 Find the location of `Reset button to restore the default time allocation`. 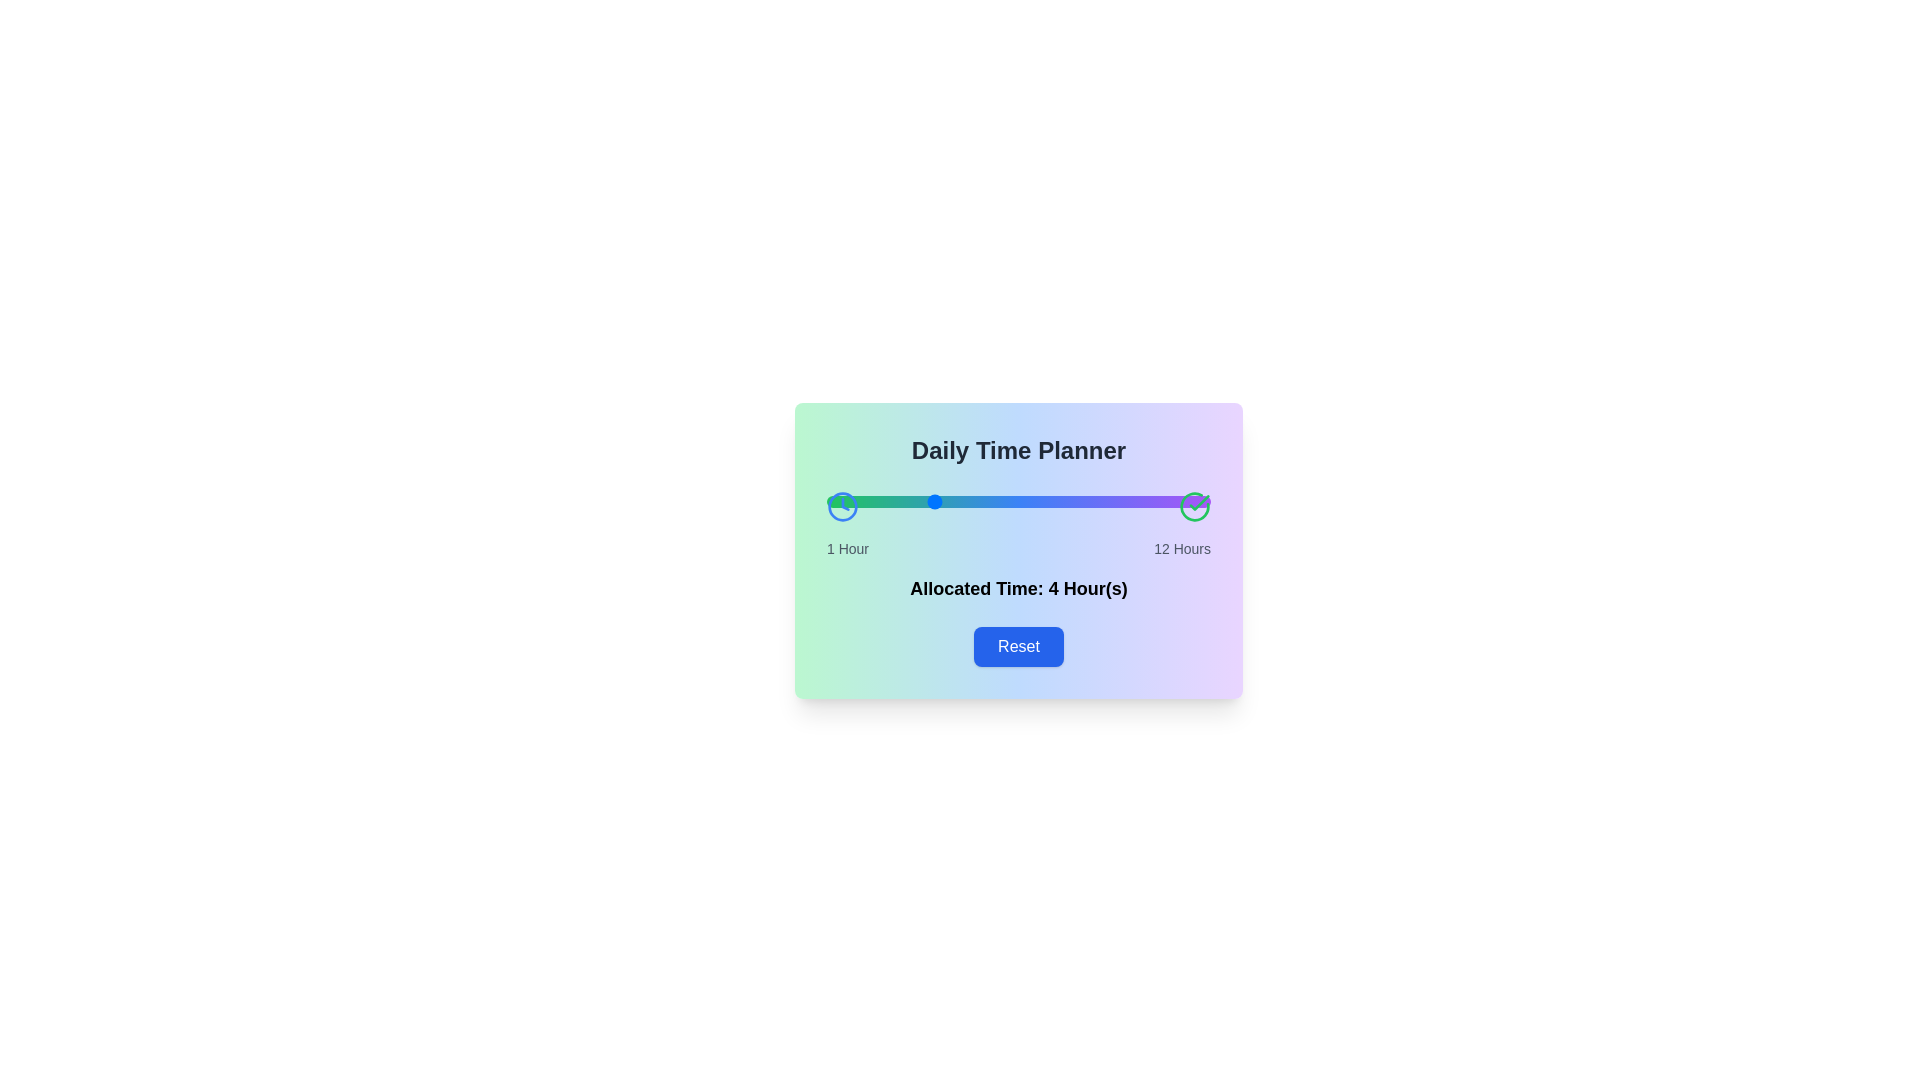

Reset button to restore the default time allocation is located at coordinates (1018, 647).